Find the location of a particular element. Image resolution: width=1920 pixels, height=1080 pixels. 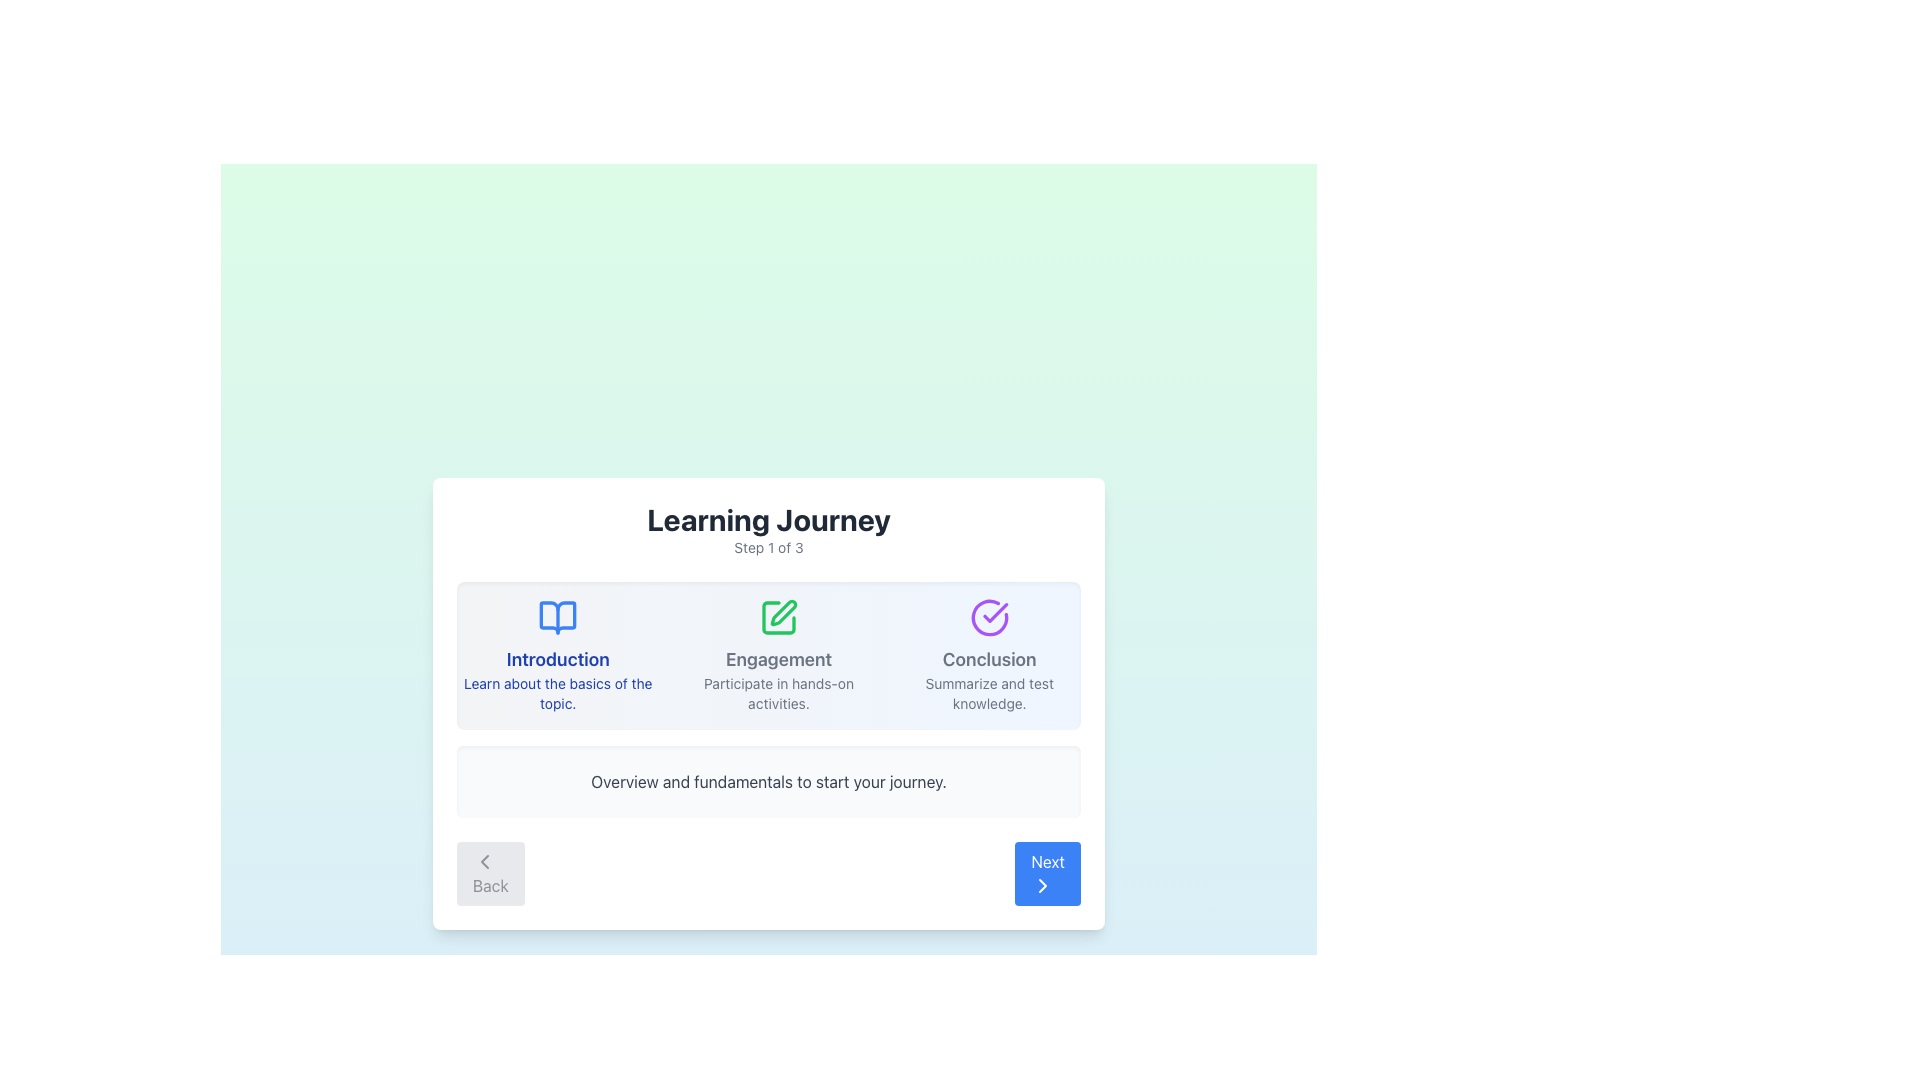

the chevron icon located on the left side of the 'Back' button in the bottom-left corner of the interface to indicate backward navigation is located at coordinates (484, 860).